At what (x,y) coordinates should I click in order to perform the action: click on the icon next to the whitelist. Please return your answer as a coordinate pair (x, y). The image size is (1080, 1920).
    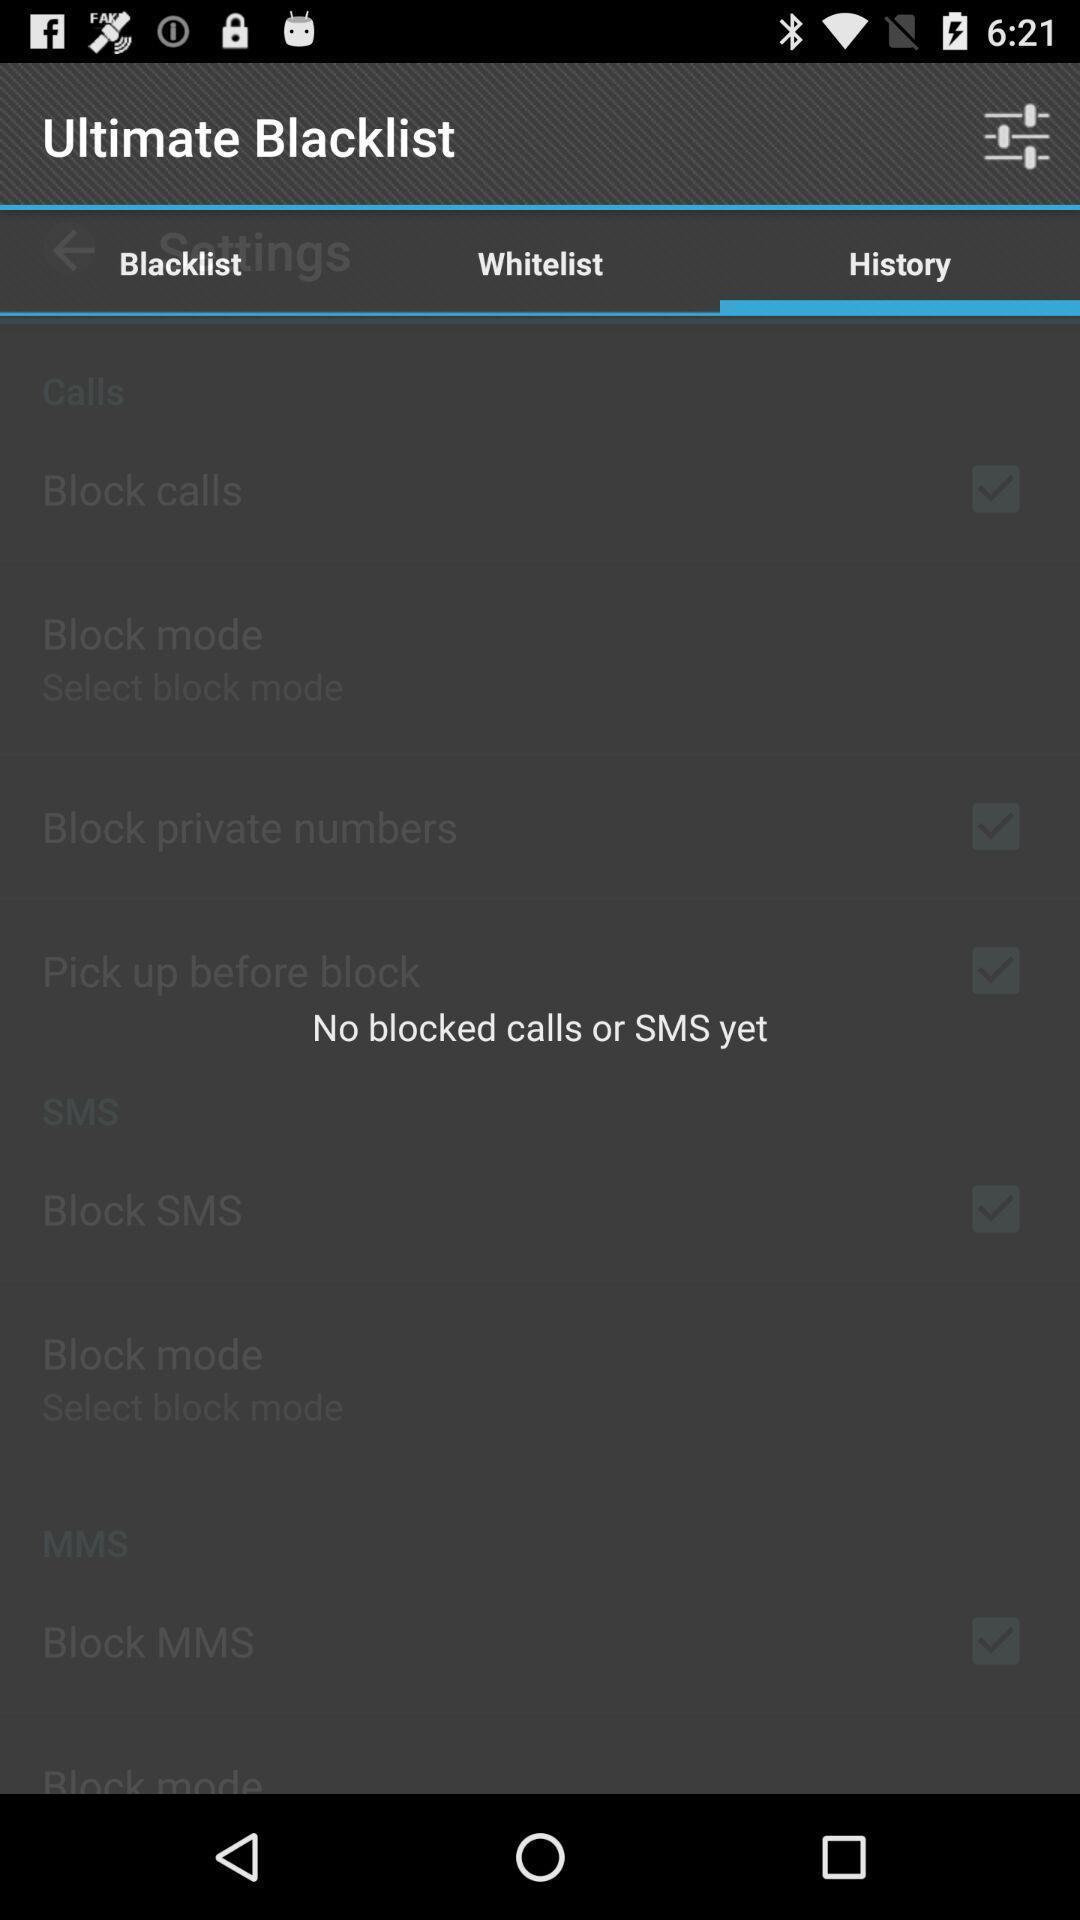
    Looking at the image, I should click on (898, 261).